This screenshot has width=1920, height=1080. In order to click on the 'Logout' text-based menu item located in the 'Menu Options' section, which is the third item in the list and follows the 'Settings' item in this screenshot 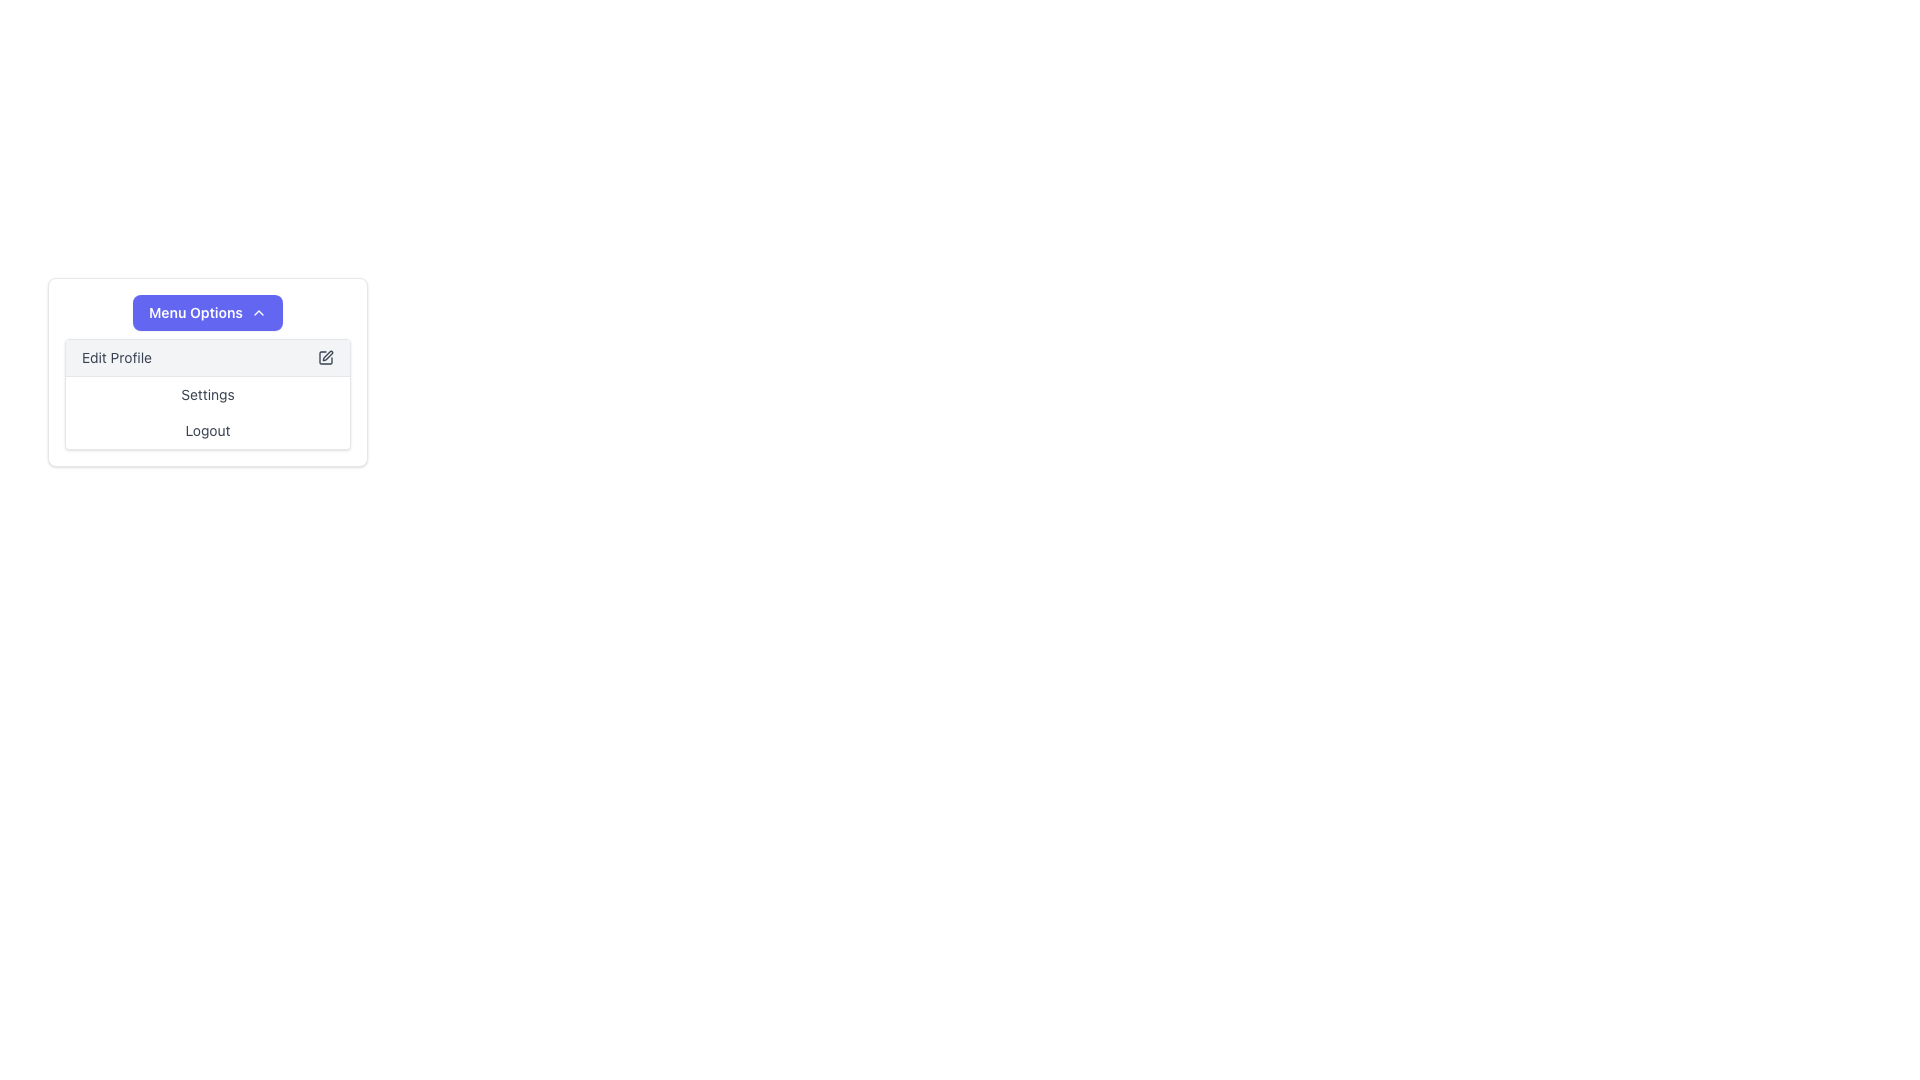, I will do `click(207, 430)`.